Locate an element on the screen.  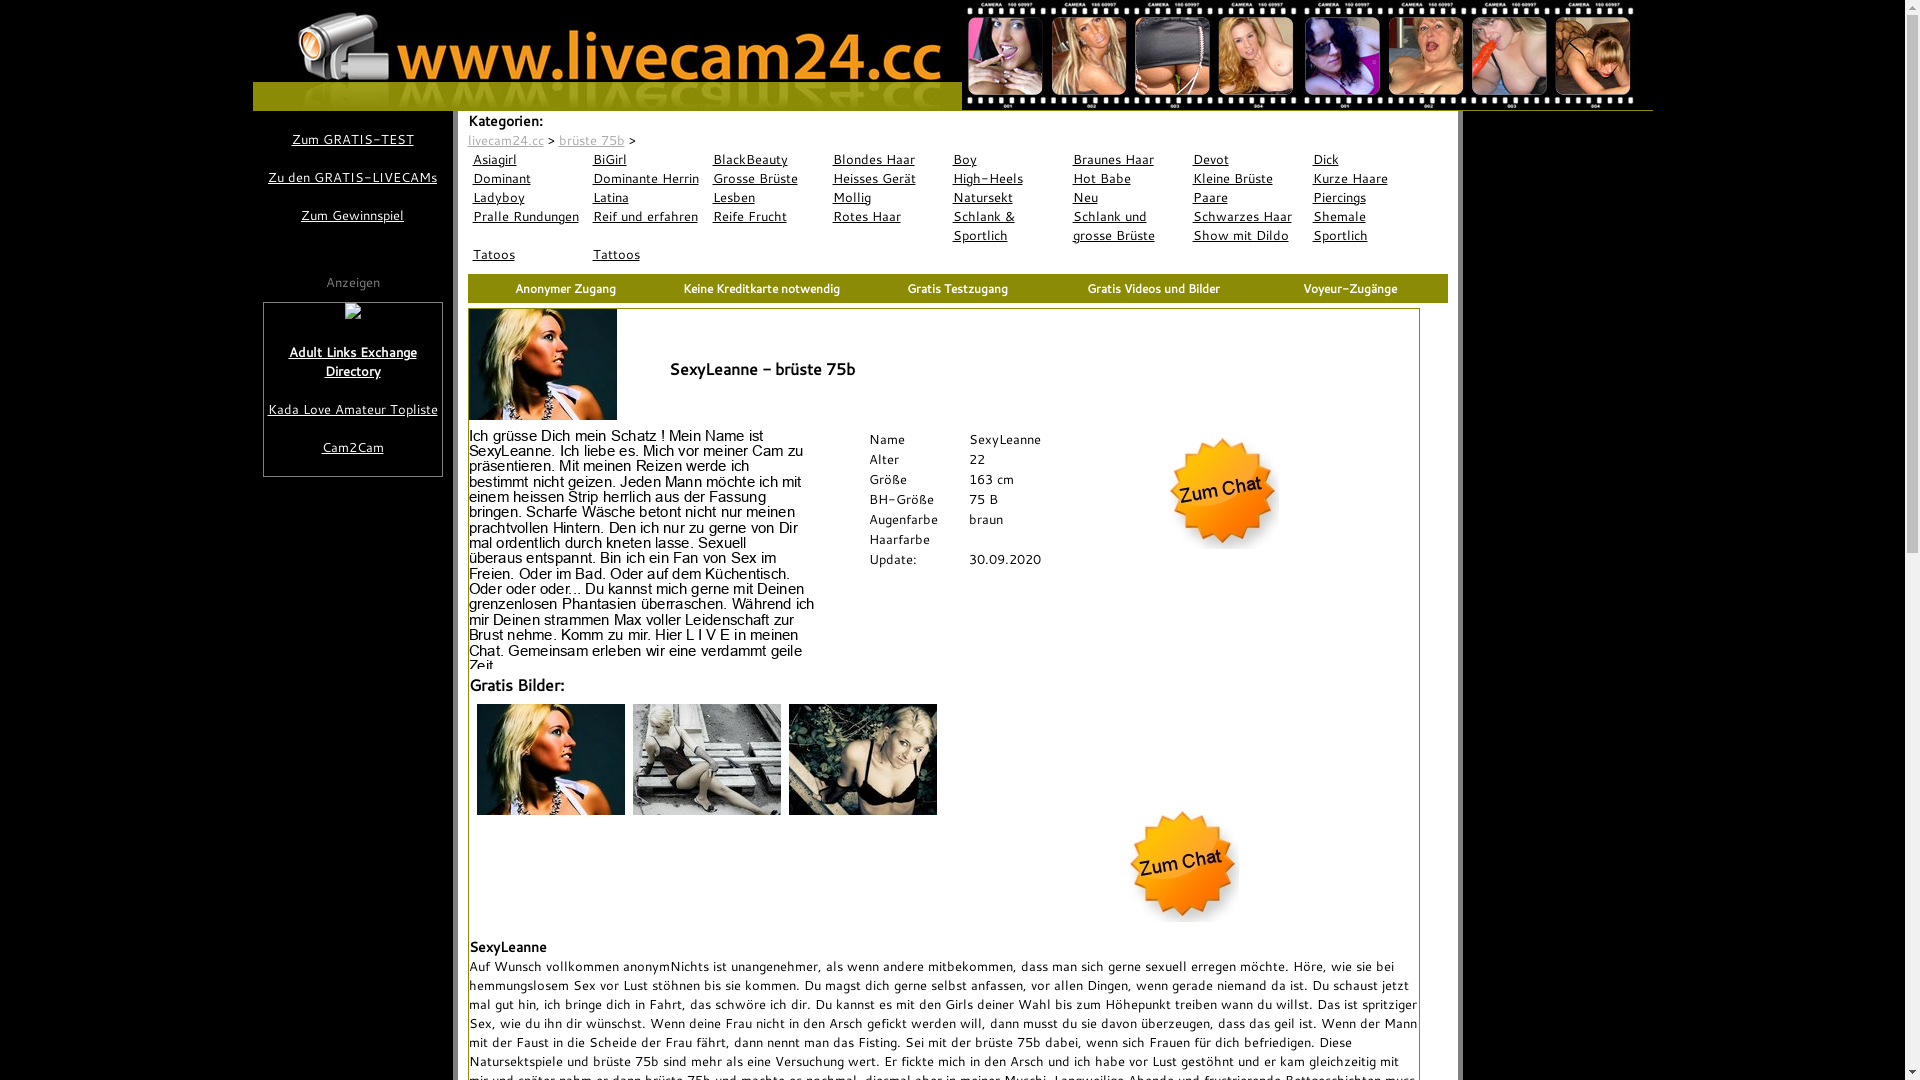
'Kurze Haare' is located at coordinates (1367, 177).